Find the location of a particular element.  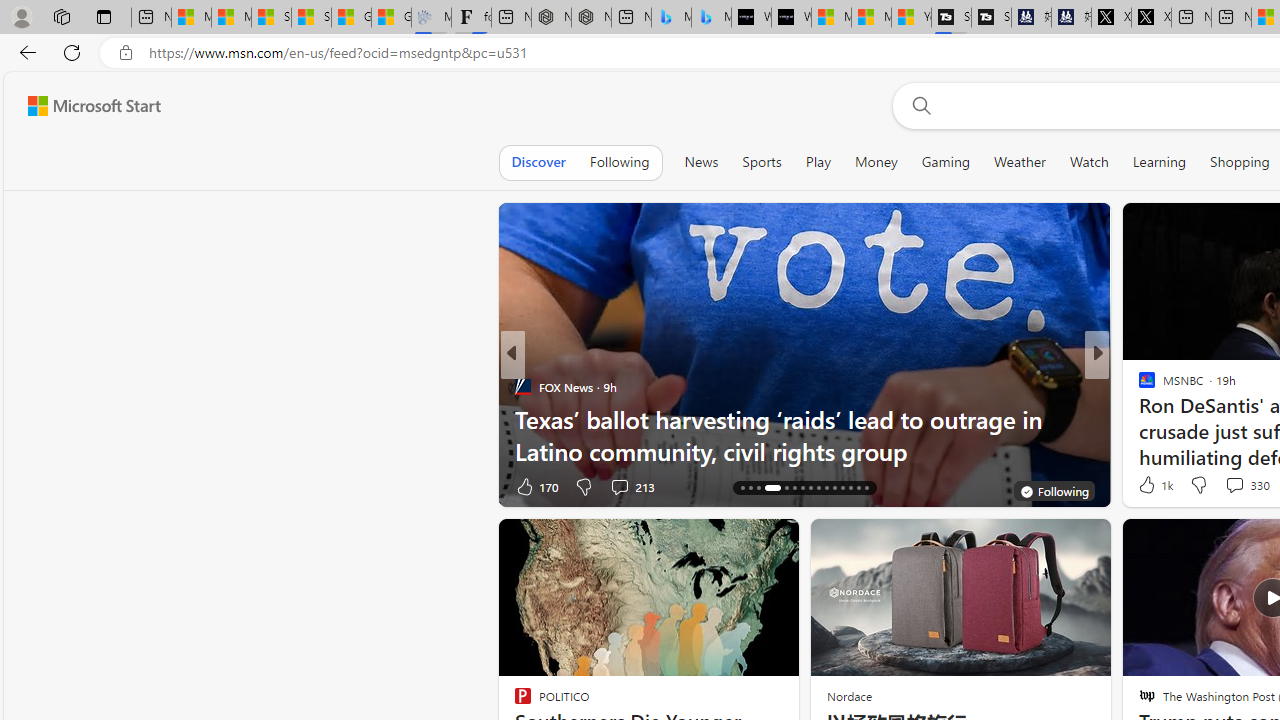

'AutomationID: tab-23' is located at coordinates (810, 488).